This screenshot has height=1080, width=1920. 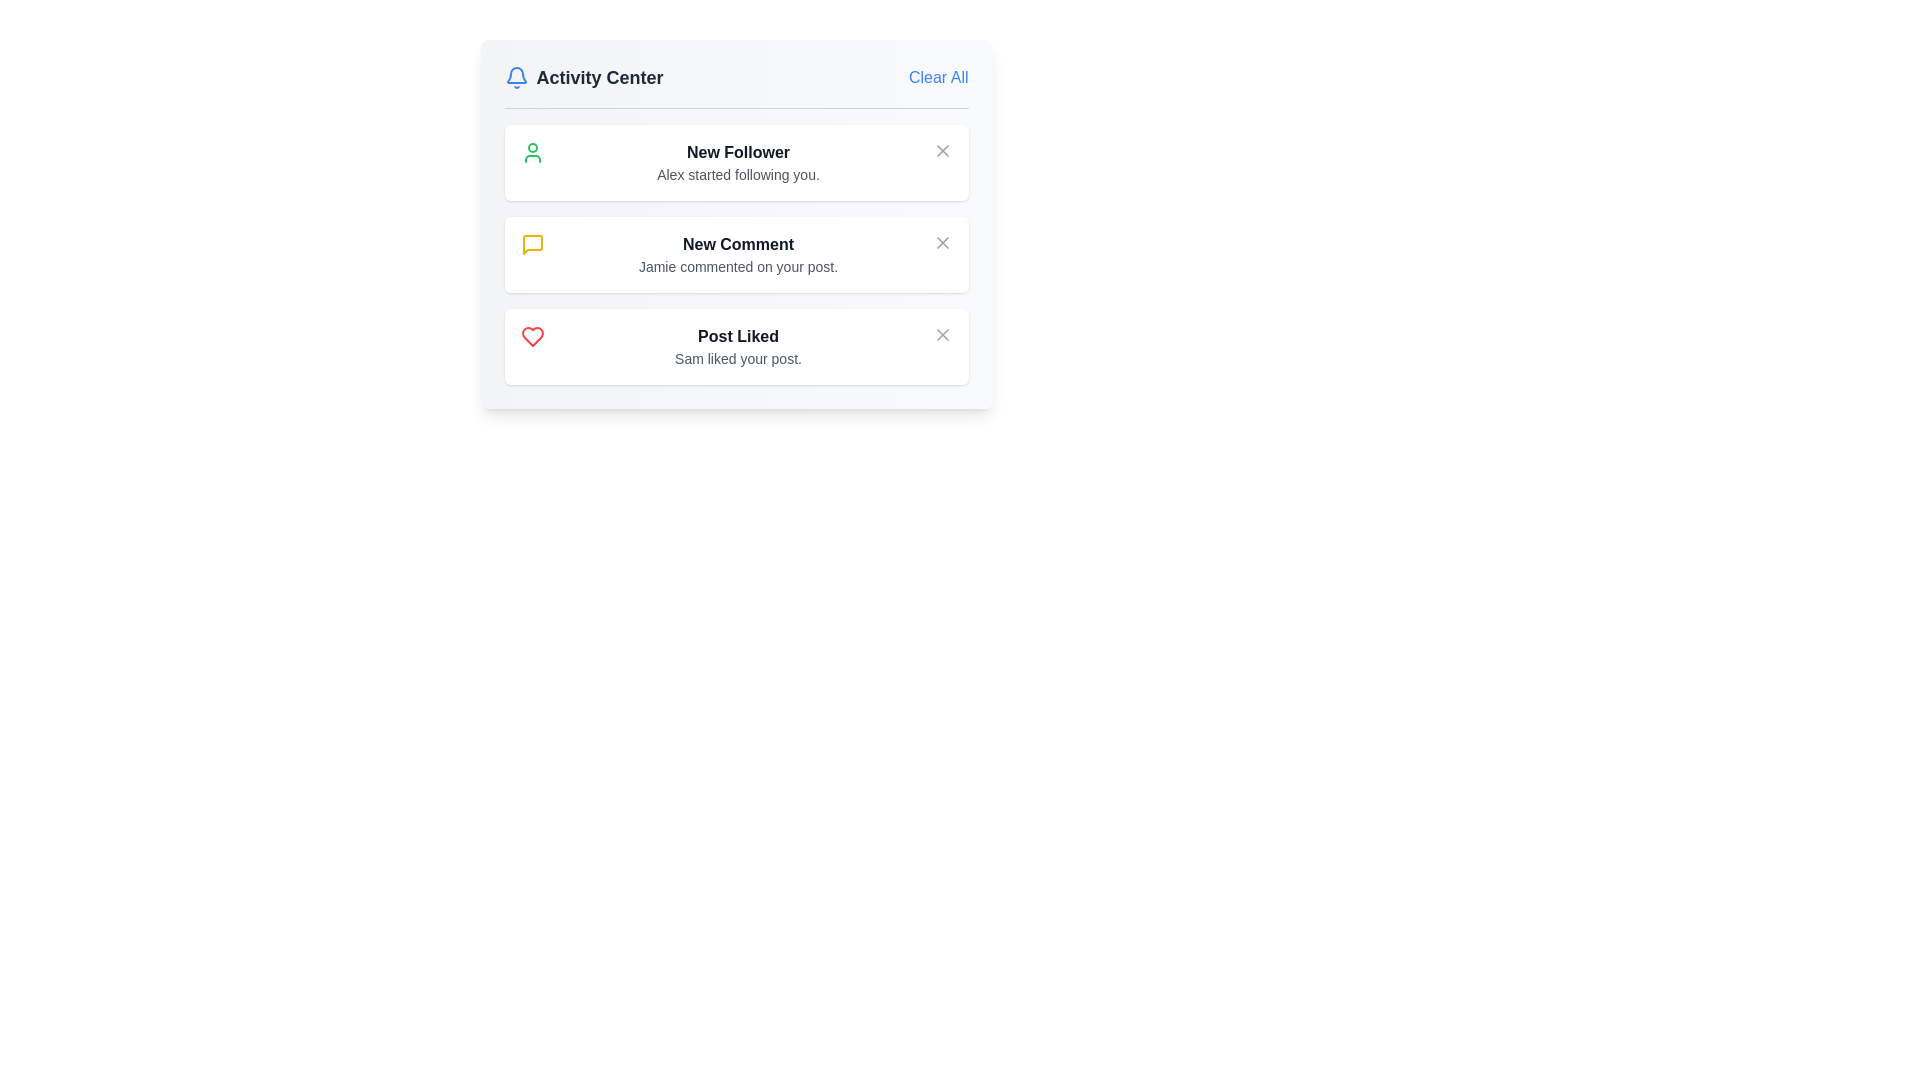 I want to click on the decorative icon in the second notification item titled 'New Comment' with subtitle 'Jamie commented on your post.', so click(x=532, y=244).